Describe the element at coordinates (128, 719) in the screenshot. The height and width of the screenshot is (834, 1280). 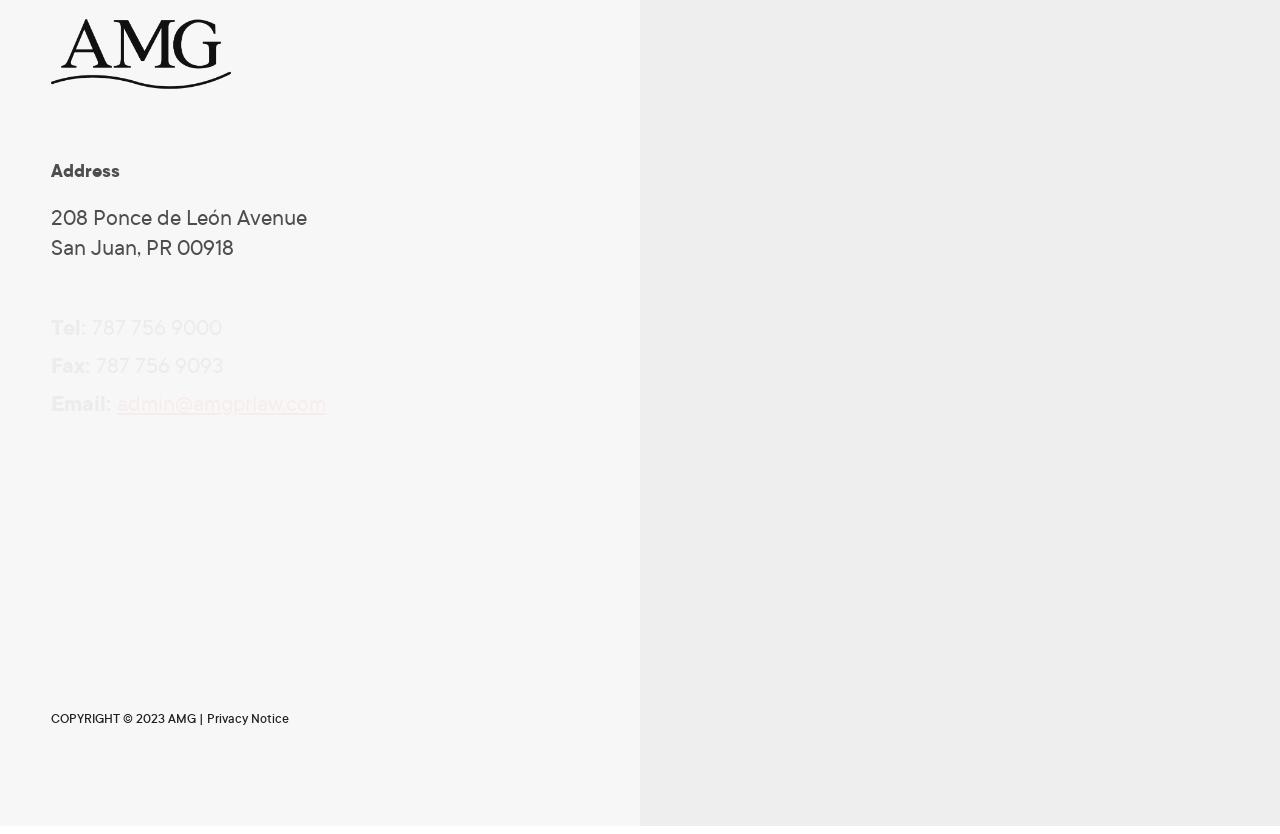
I see `'COPYRIGHT © 2023  AMG   |'` at that location.